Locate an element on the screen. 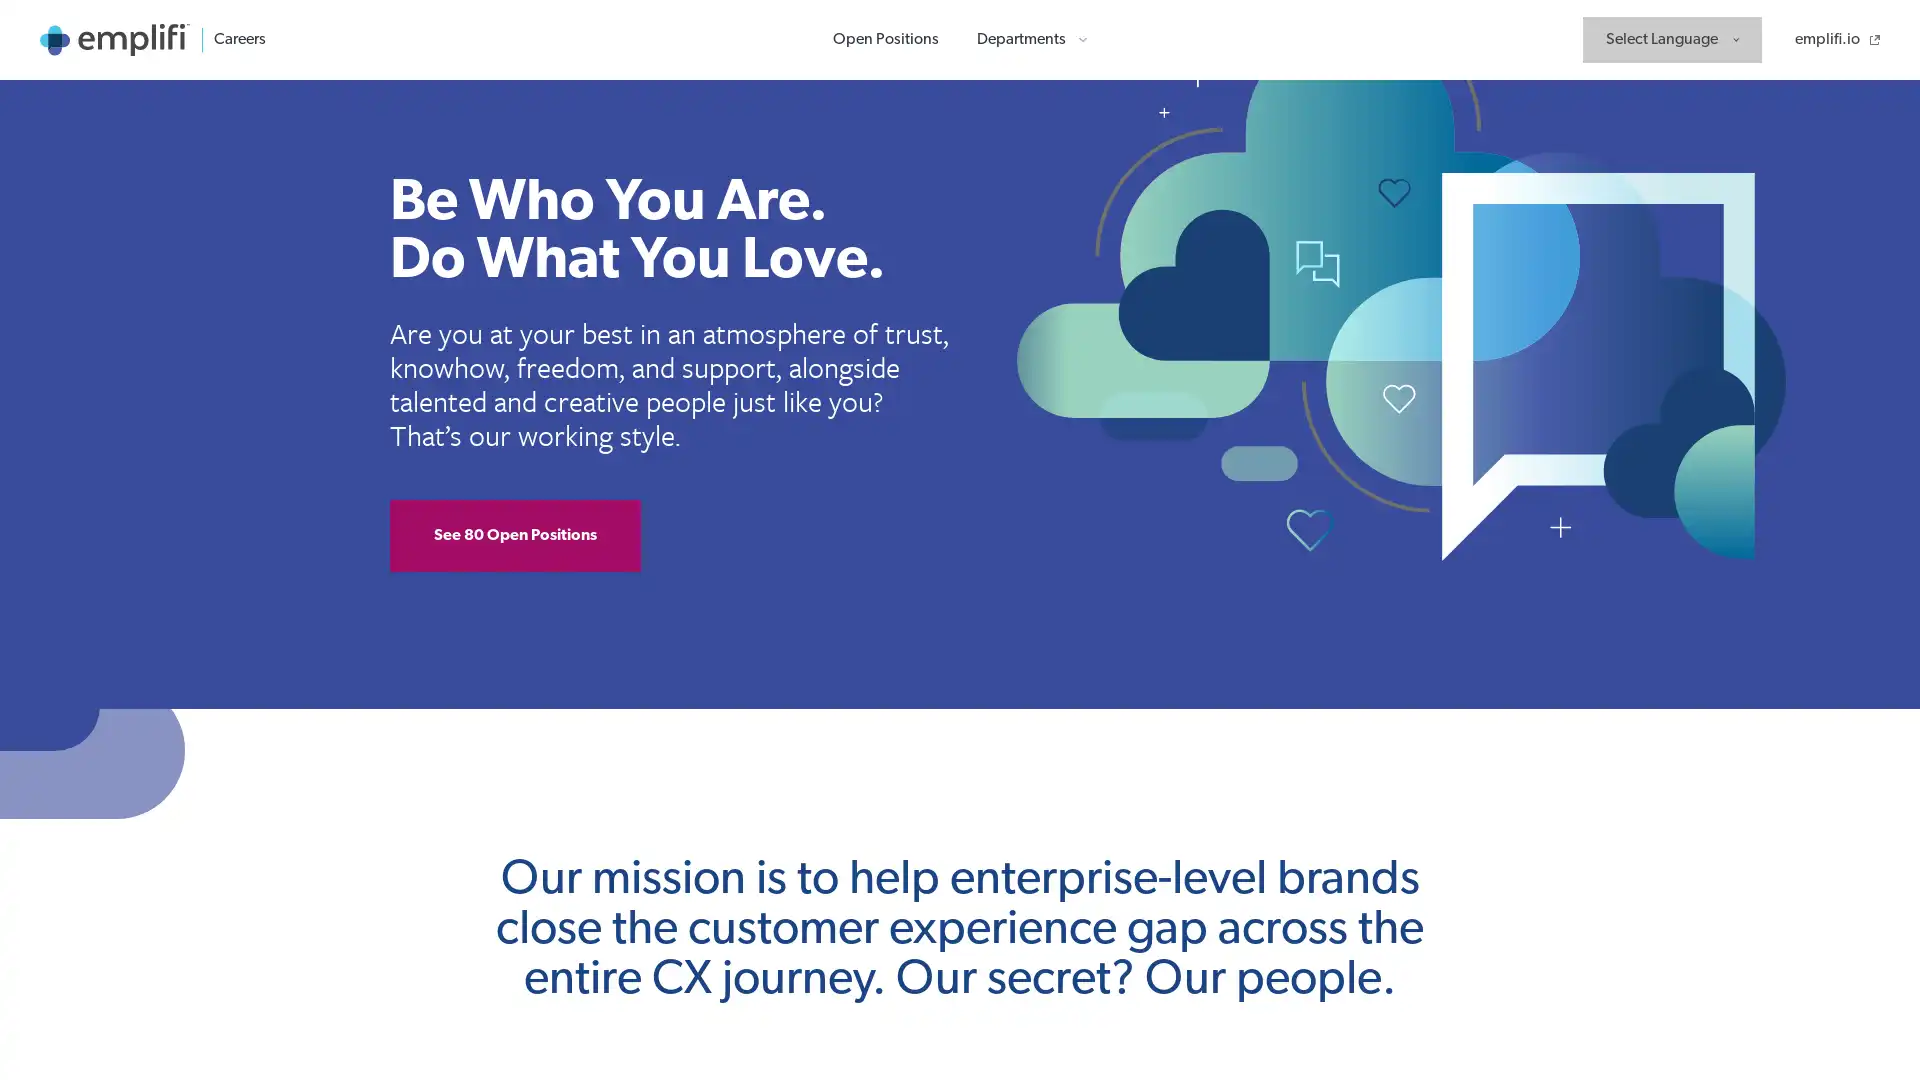 Image resolution: width=1920 pixels, height=1080 pixels. Select Language is located at coordinates (1671, 39).